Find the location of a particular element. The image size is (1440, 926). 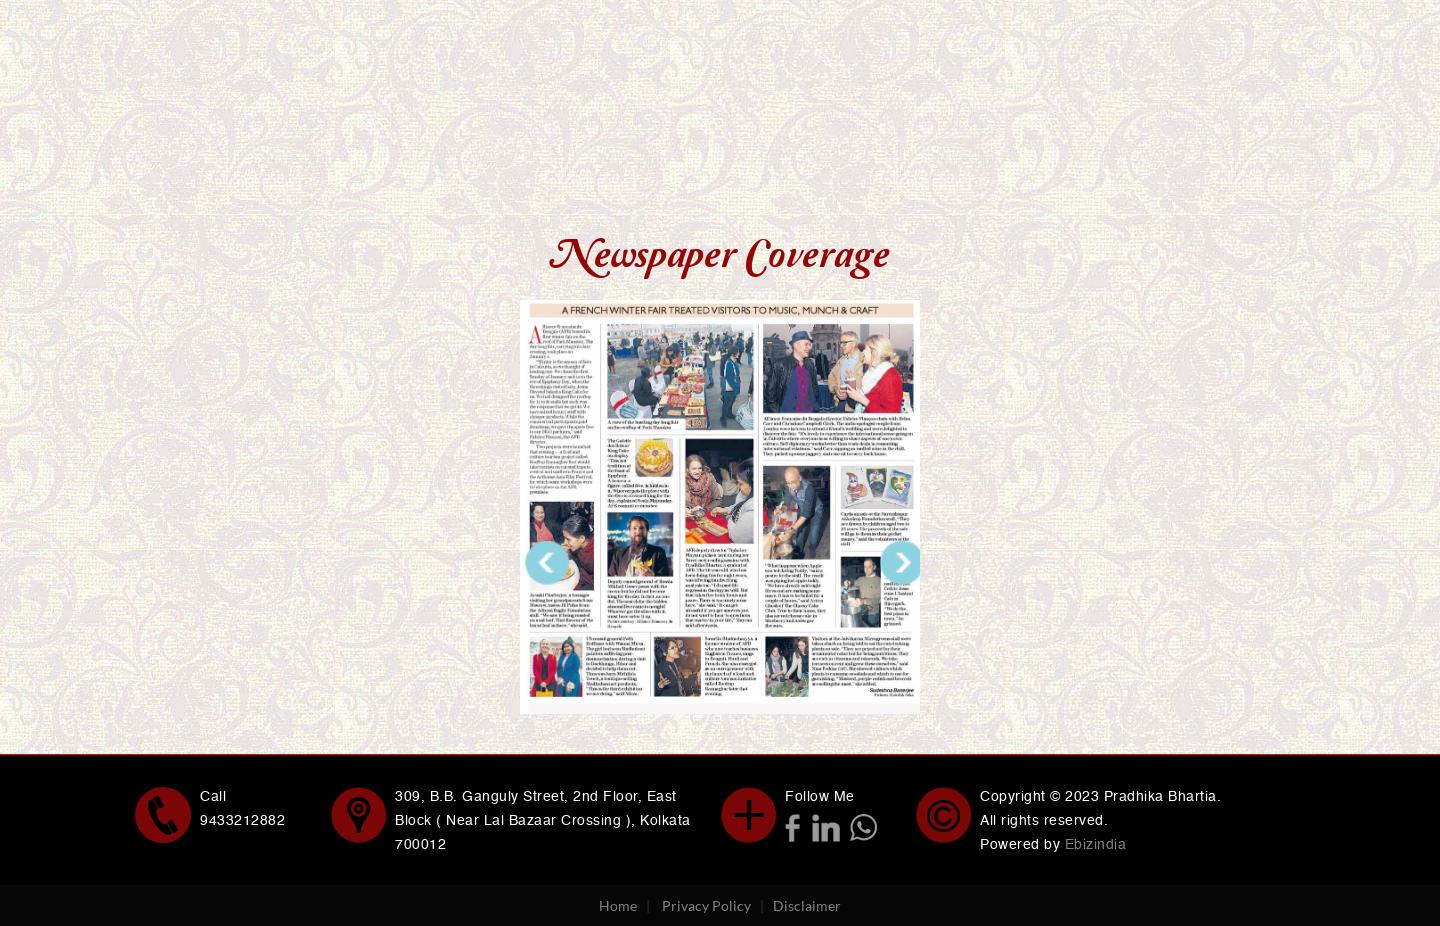

'Disclaimer' is located at coordinates (806, 904).